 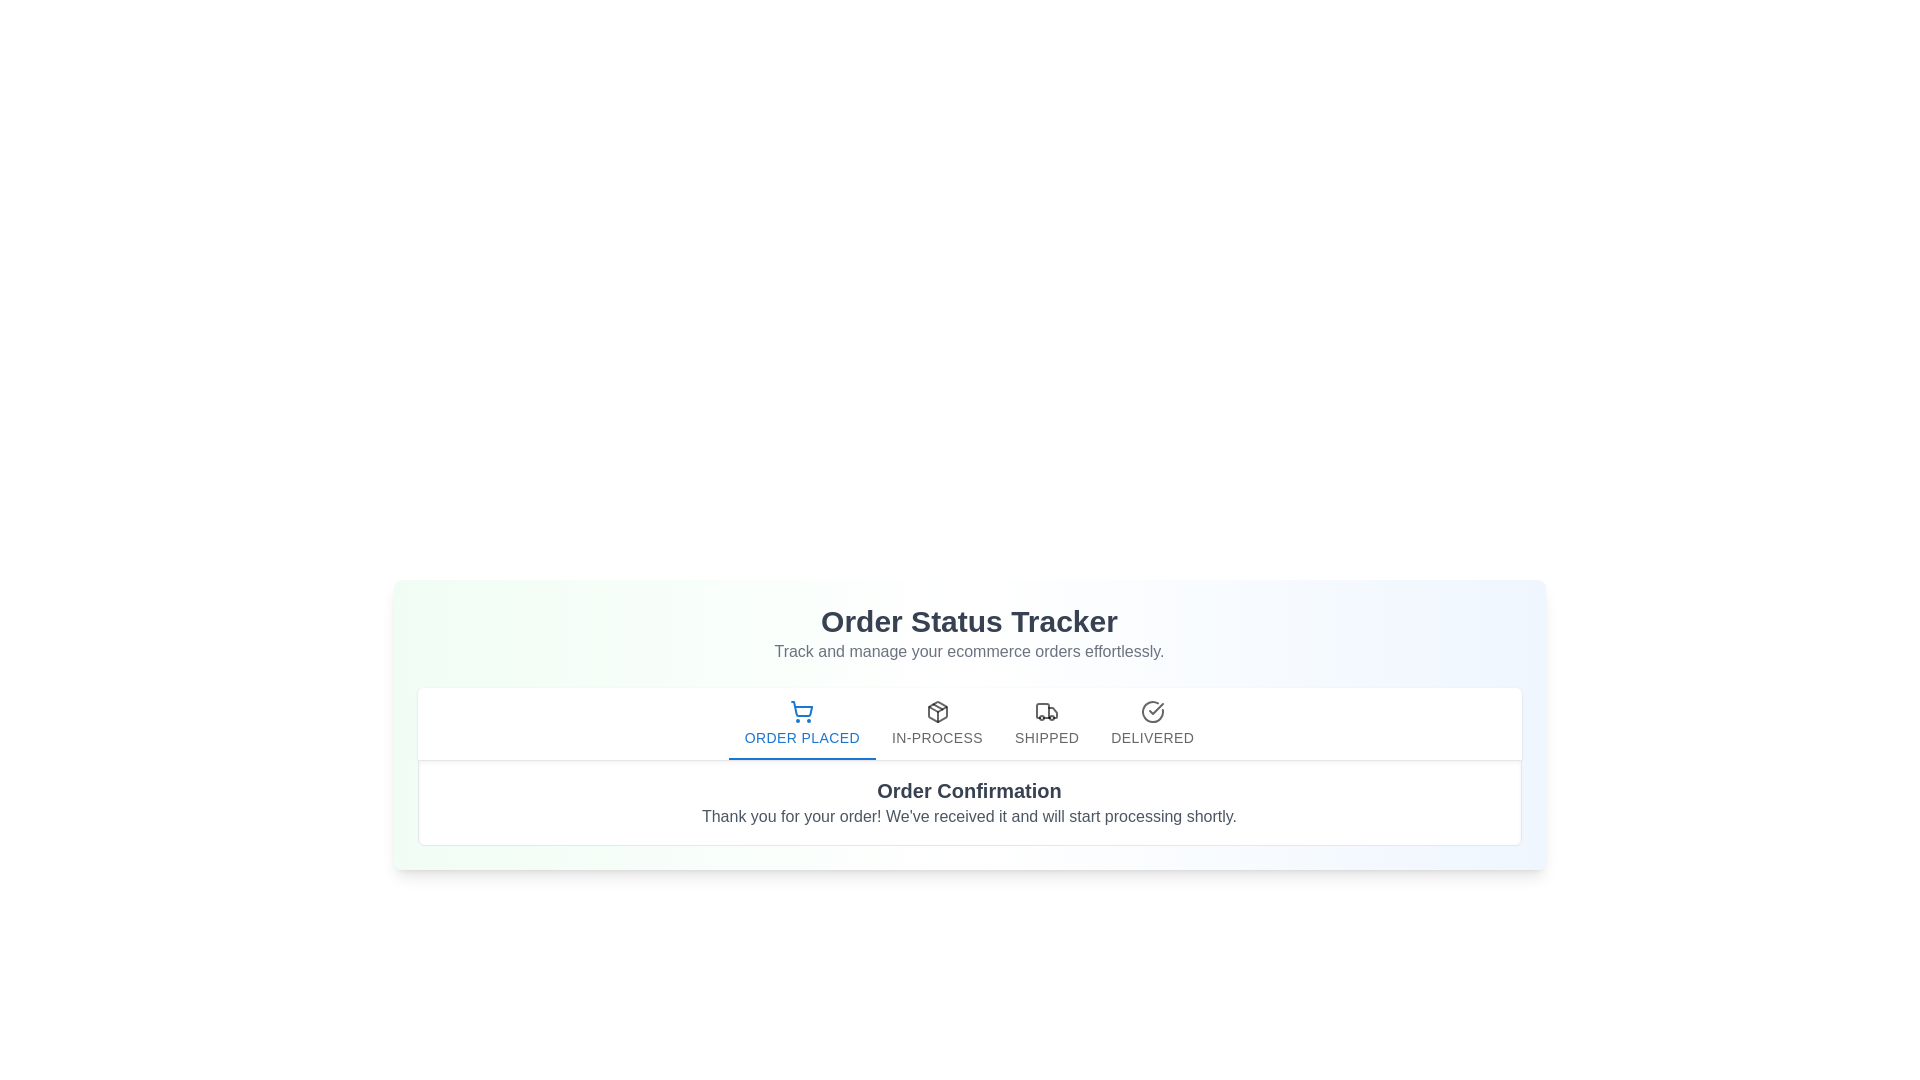 I want to click on the Navigation Tab Button, which is the second button in a horizontal list of four, positioned between 'Order Placed' and 'Shipped' buttons, so click(x=936, y=724).